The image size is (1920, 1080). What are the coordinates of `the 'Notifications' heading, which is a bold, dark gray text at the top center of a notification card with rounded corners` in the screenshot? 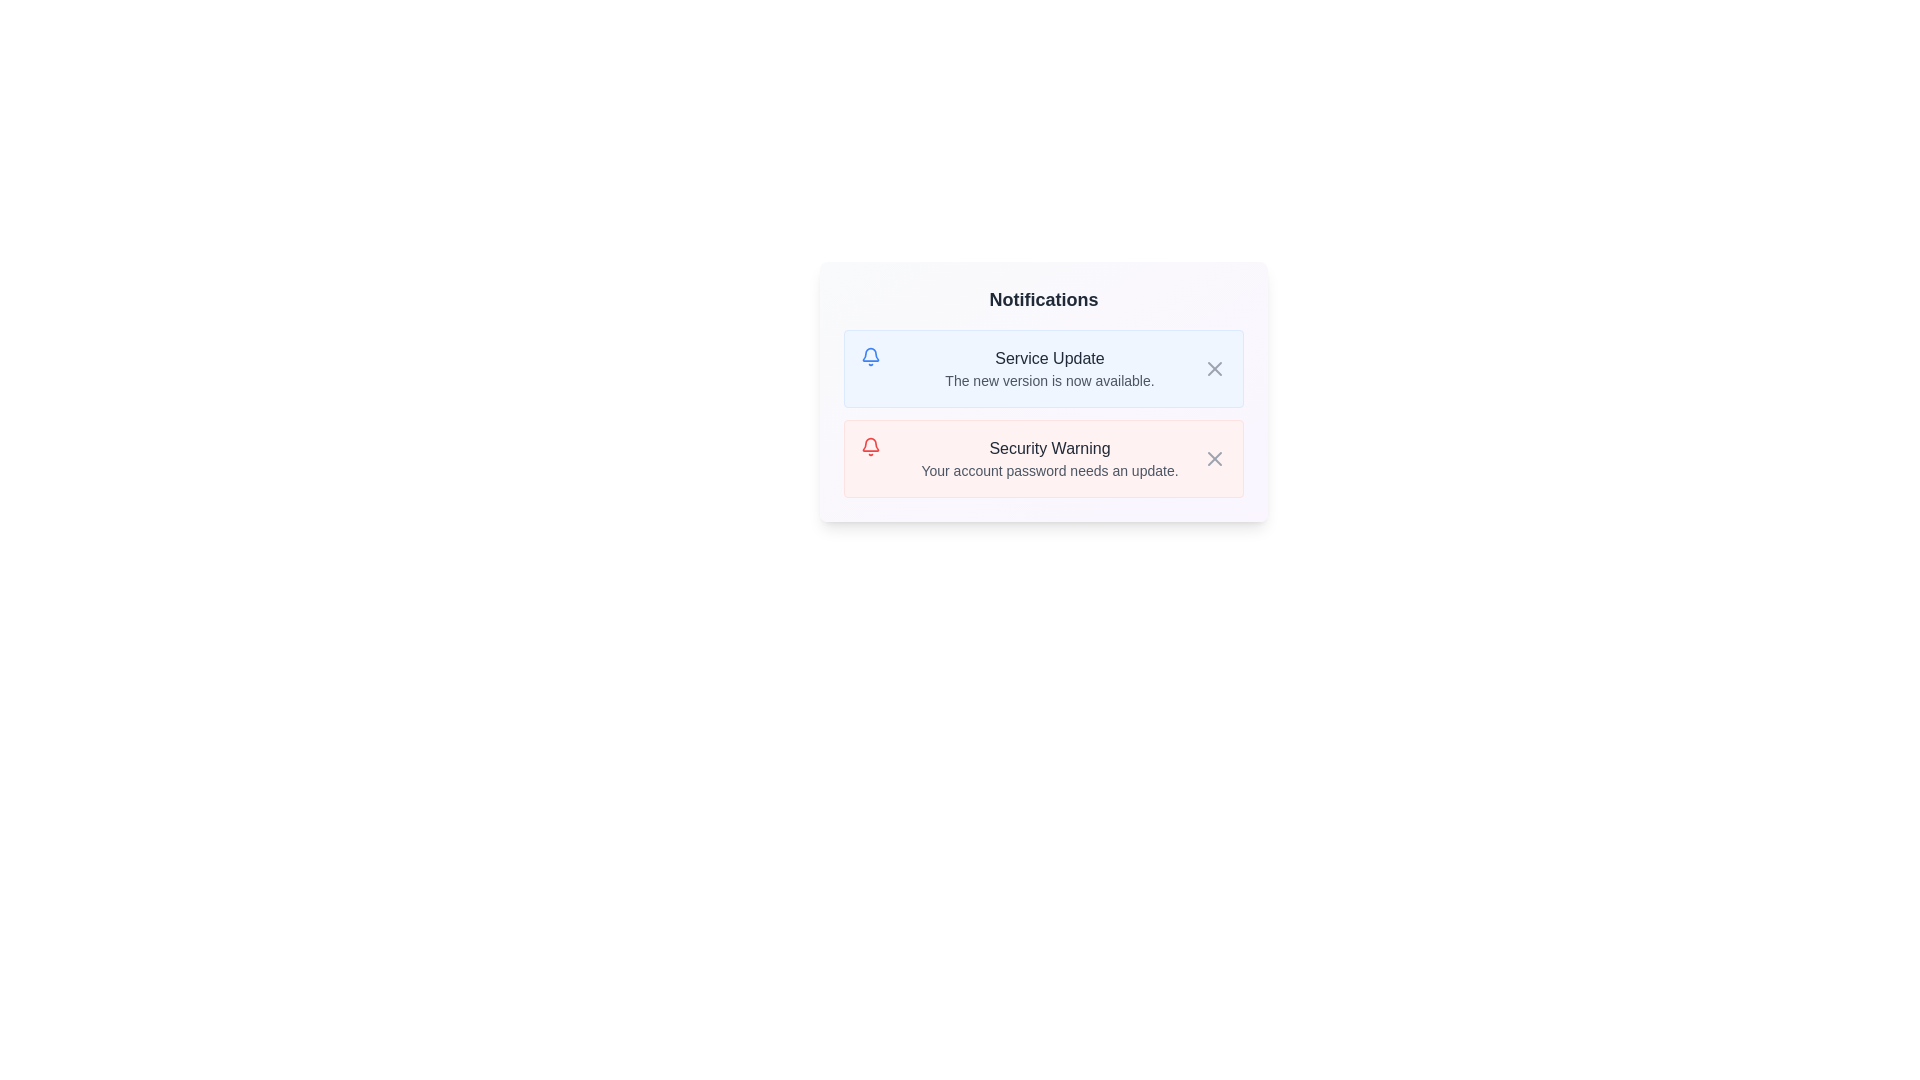 It's located at (1042, 300).